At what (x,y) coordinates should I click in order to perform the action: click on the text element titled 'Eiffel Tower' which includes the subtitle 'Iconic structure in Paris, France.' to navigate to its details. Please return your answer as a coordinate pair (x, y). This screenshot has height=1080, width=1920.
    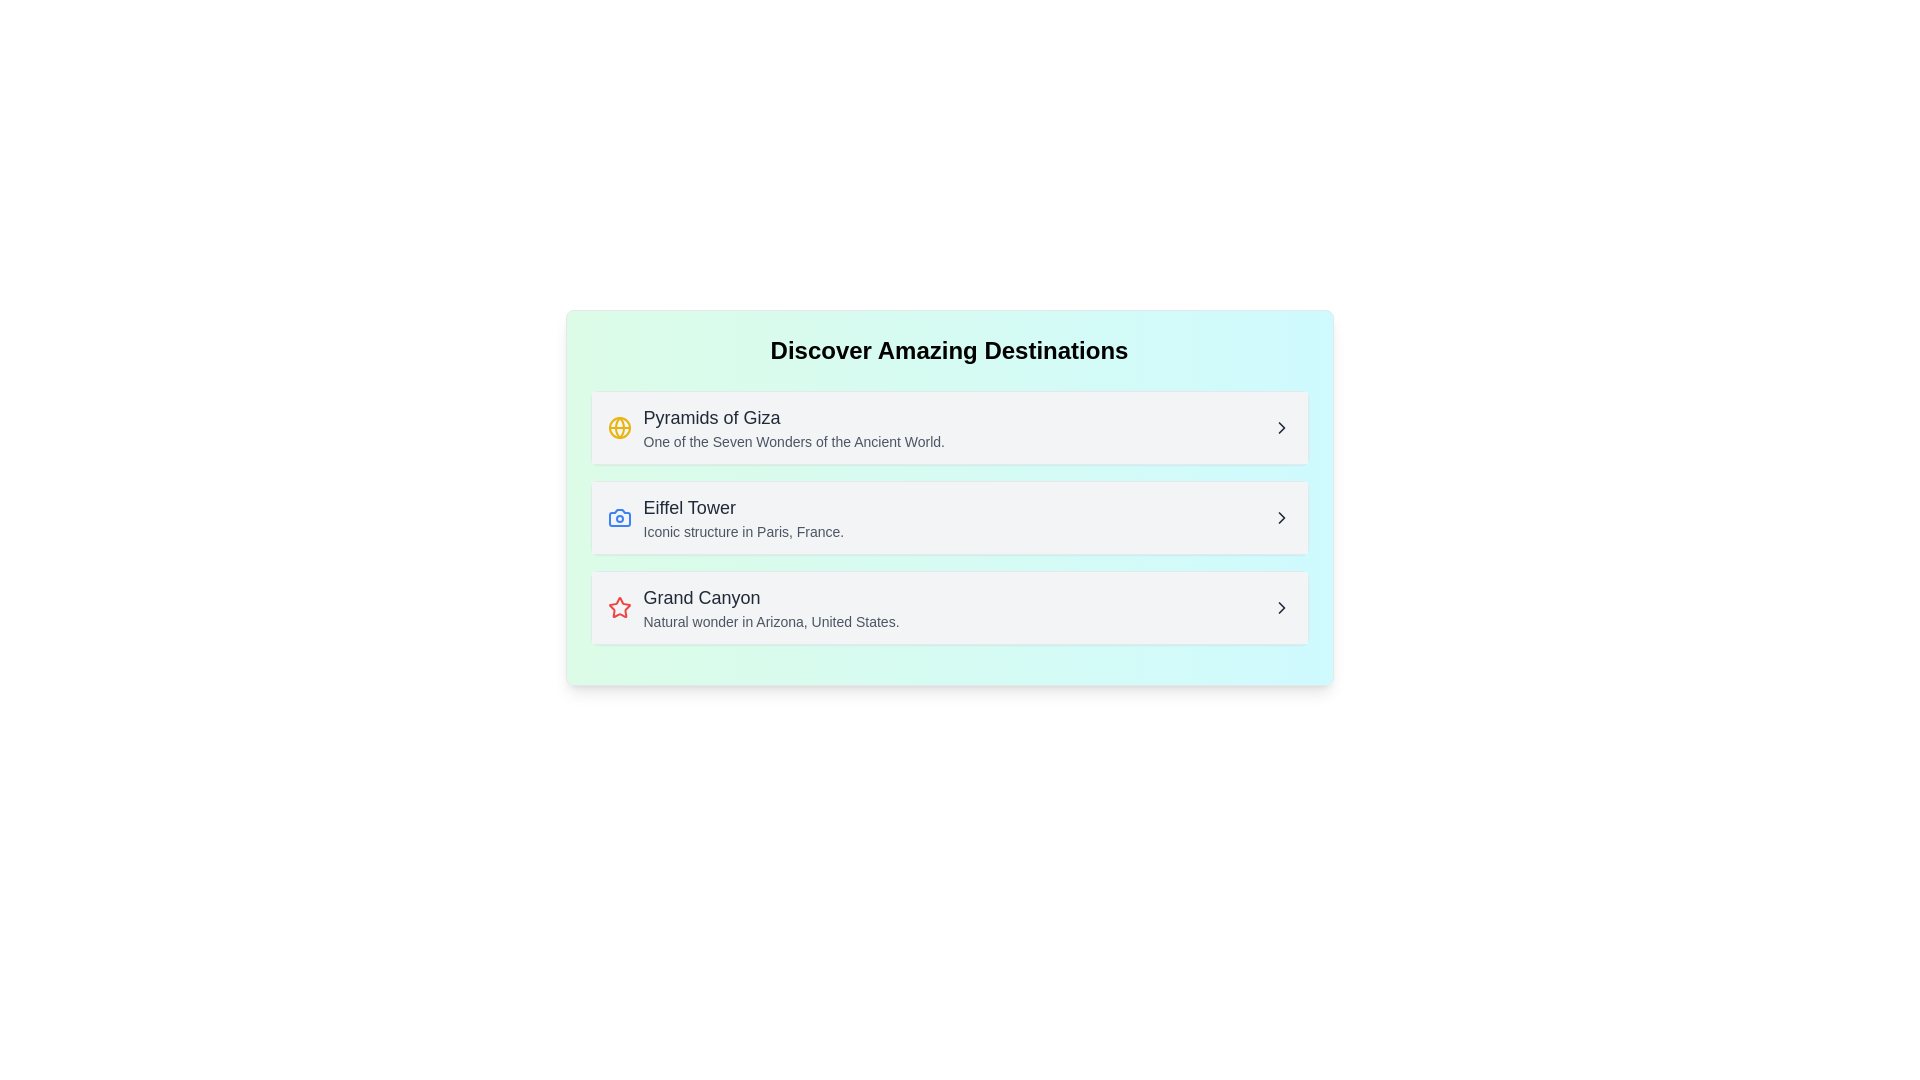
    Looking at the image, I should click on (742, 516).